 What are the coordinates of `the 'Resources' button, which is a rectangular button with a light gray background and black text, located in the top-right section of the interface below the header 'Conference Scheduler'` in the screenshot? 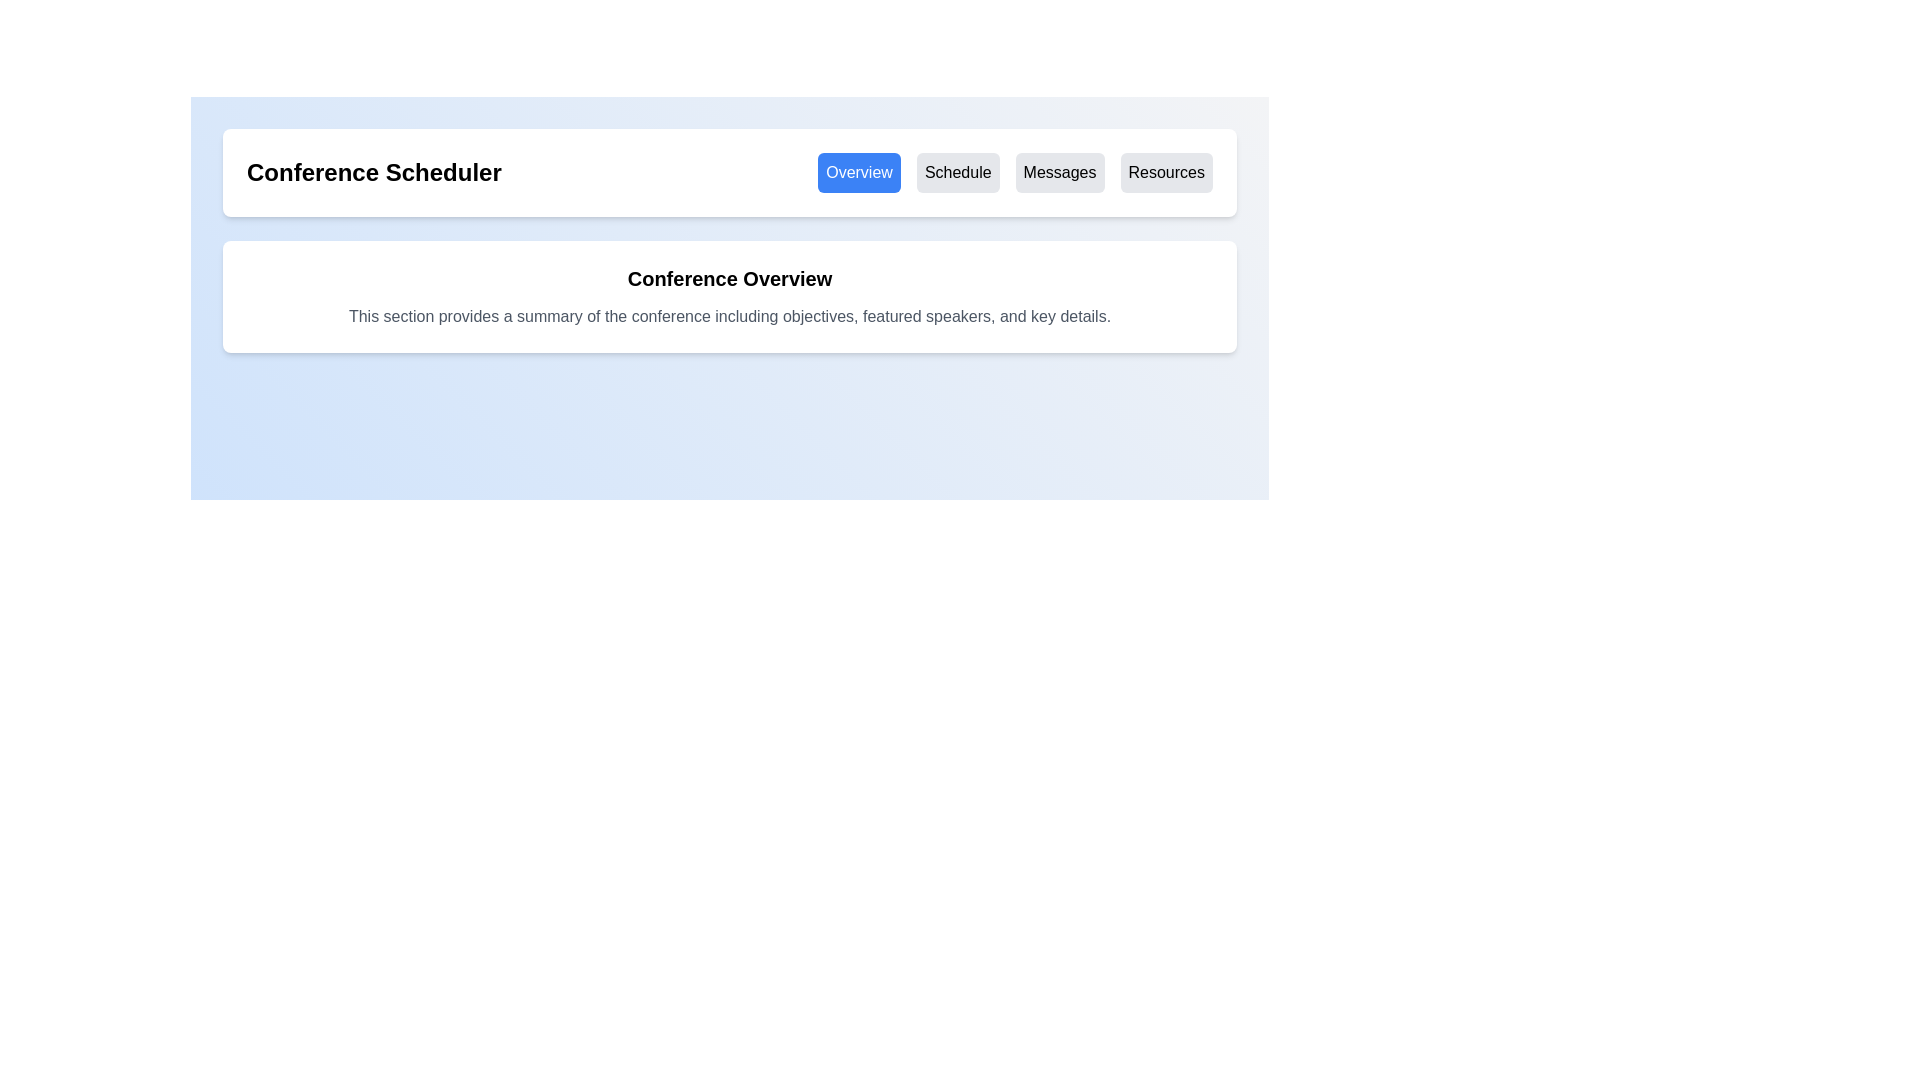 It's located at (1166, 172).